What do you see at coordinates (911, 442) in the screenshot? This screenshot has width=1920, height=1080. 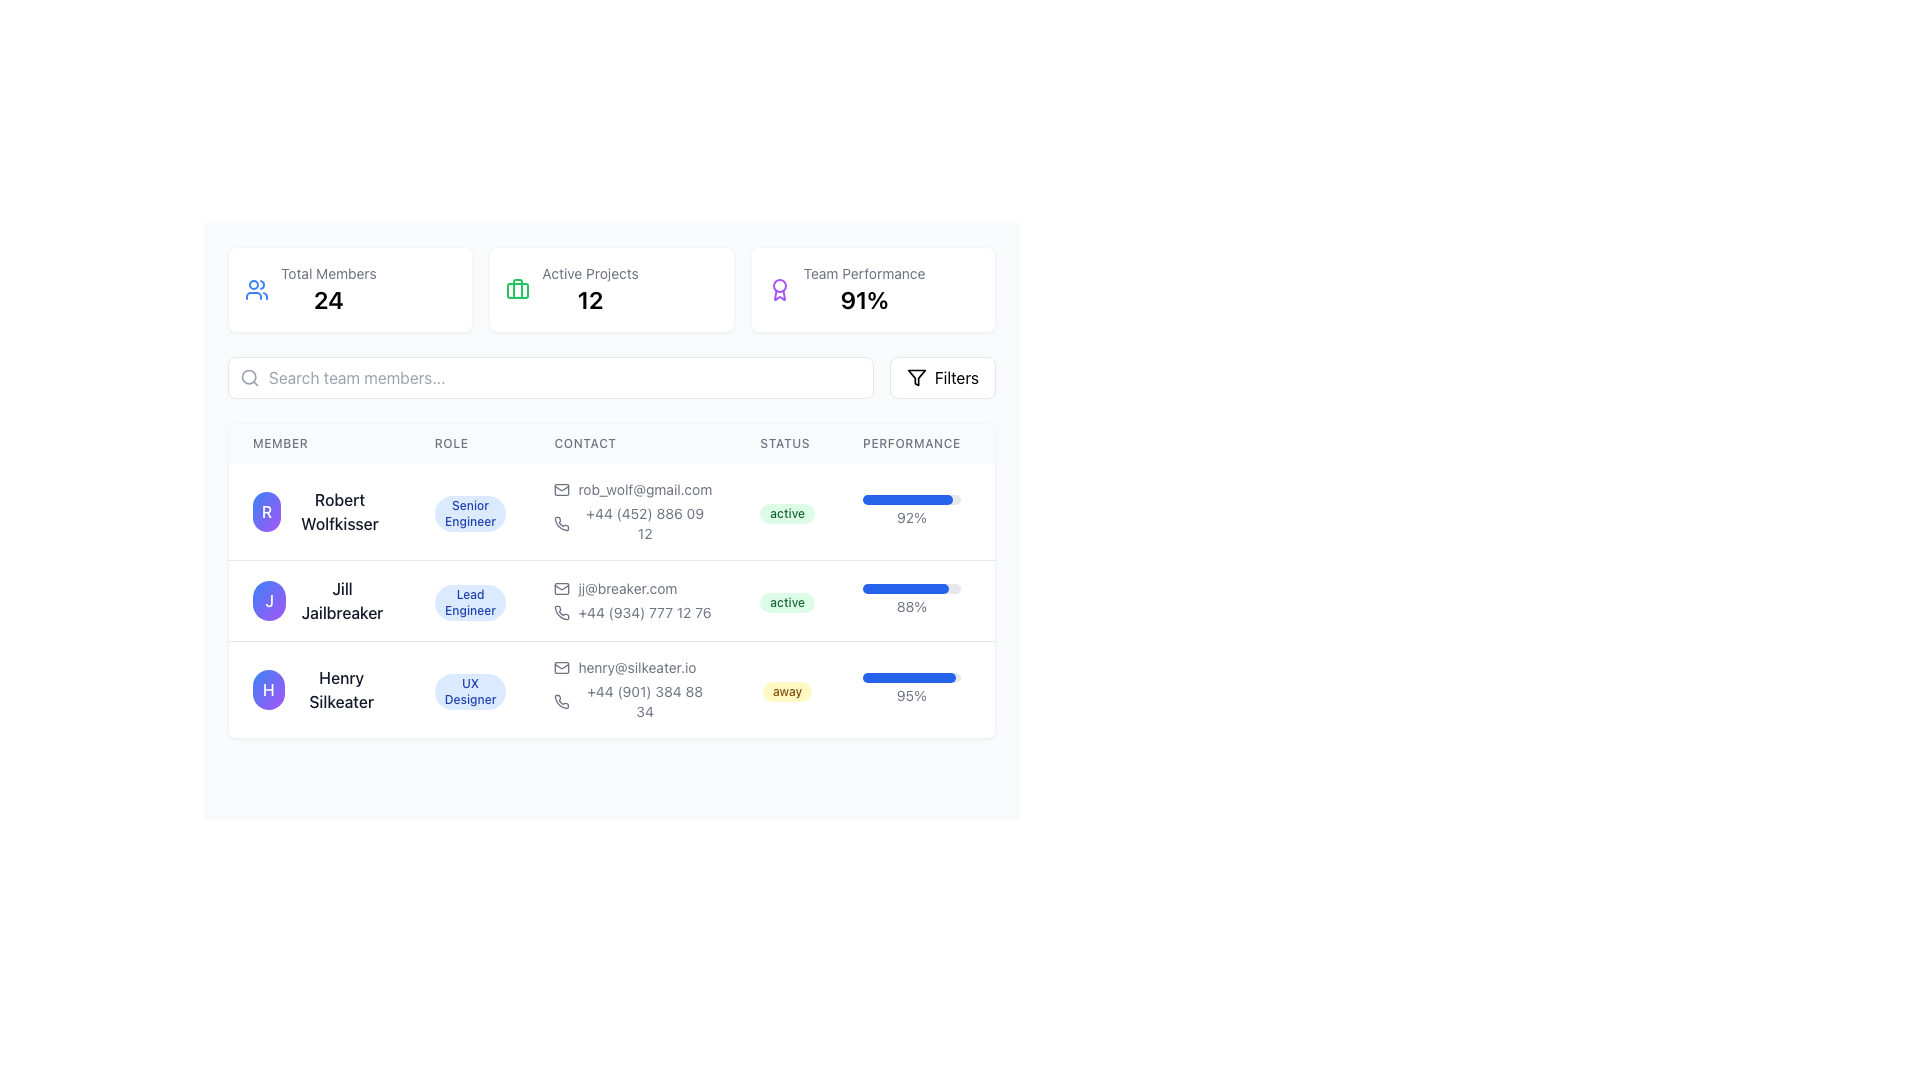 I see `the fifth column header in the data table that indicates performance metrics, located between the 'Status' and 'Actions' columns` at bounding box center [911, 442].